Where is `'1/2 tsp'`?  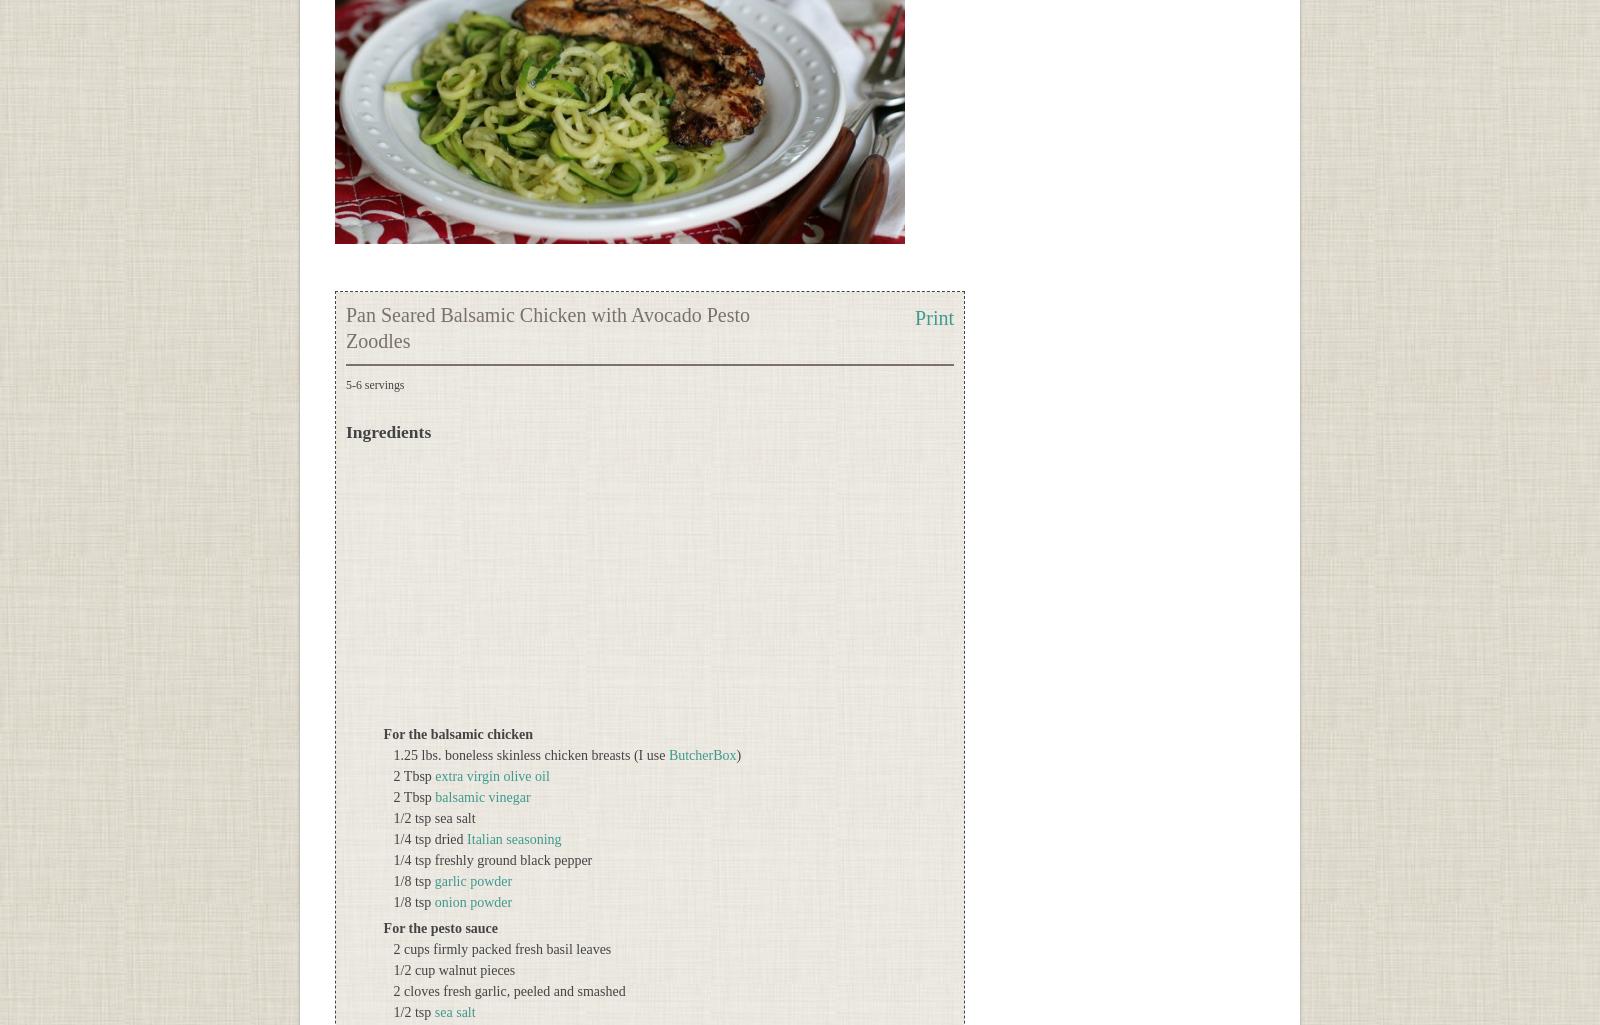 '1/2 tsp' is located at coordinates (412, 1011).